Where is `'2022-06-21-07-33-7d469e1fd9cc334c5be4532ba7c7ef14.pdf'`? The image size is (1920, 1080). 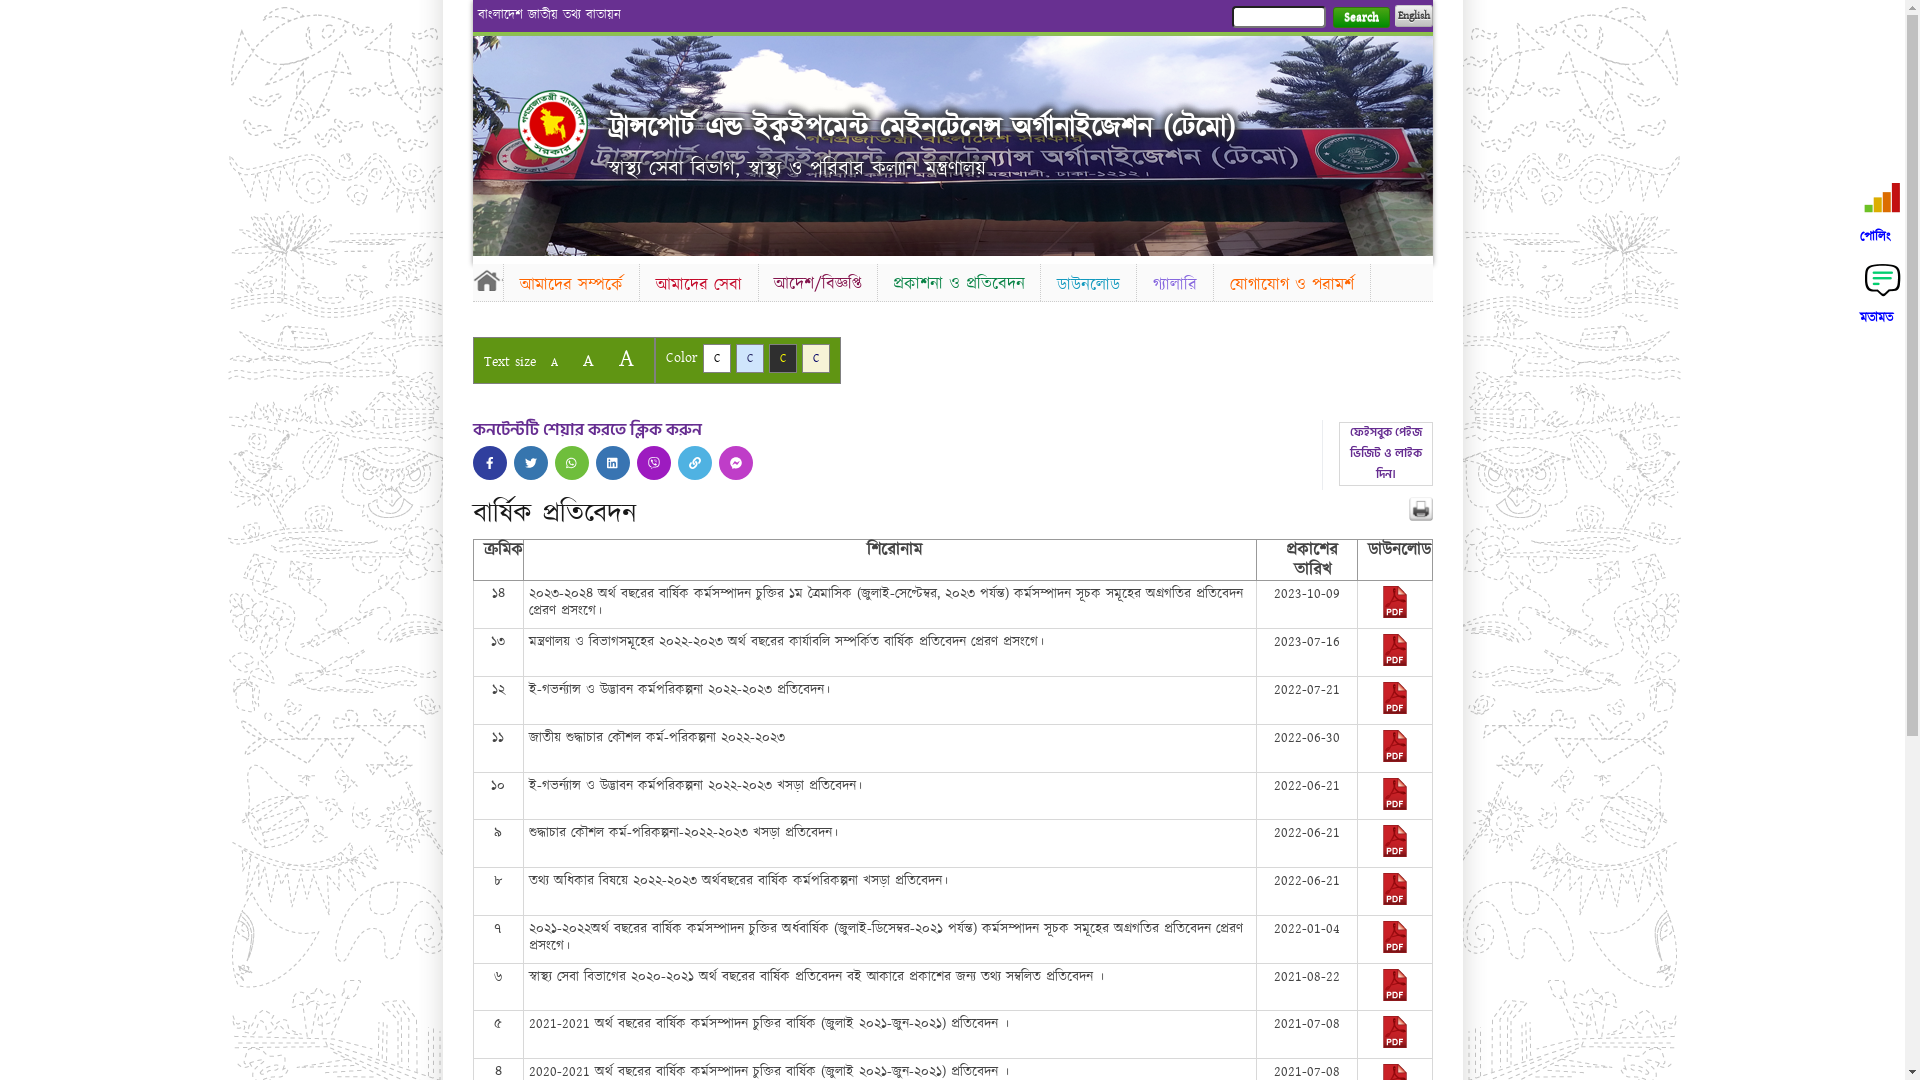
'2022-06-21-07-33-7d469e1fd9cc334c5be4532ba7c7ef14.pdf' is located at coordinates (1377, 805).